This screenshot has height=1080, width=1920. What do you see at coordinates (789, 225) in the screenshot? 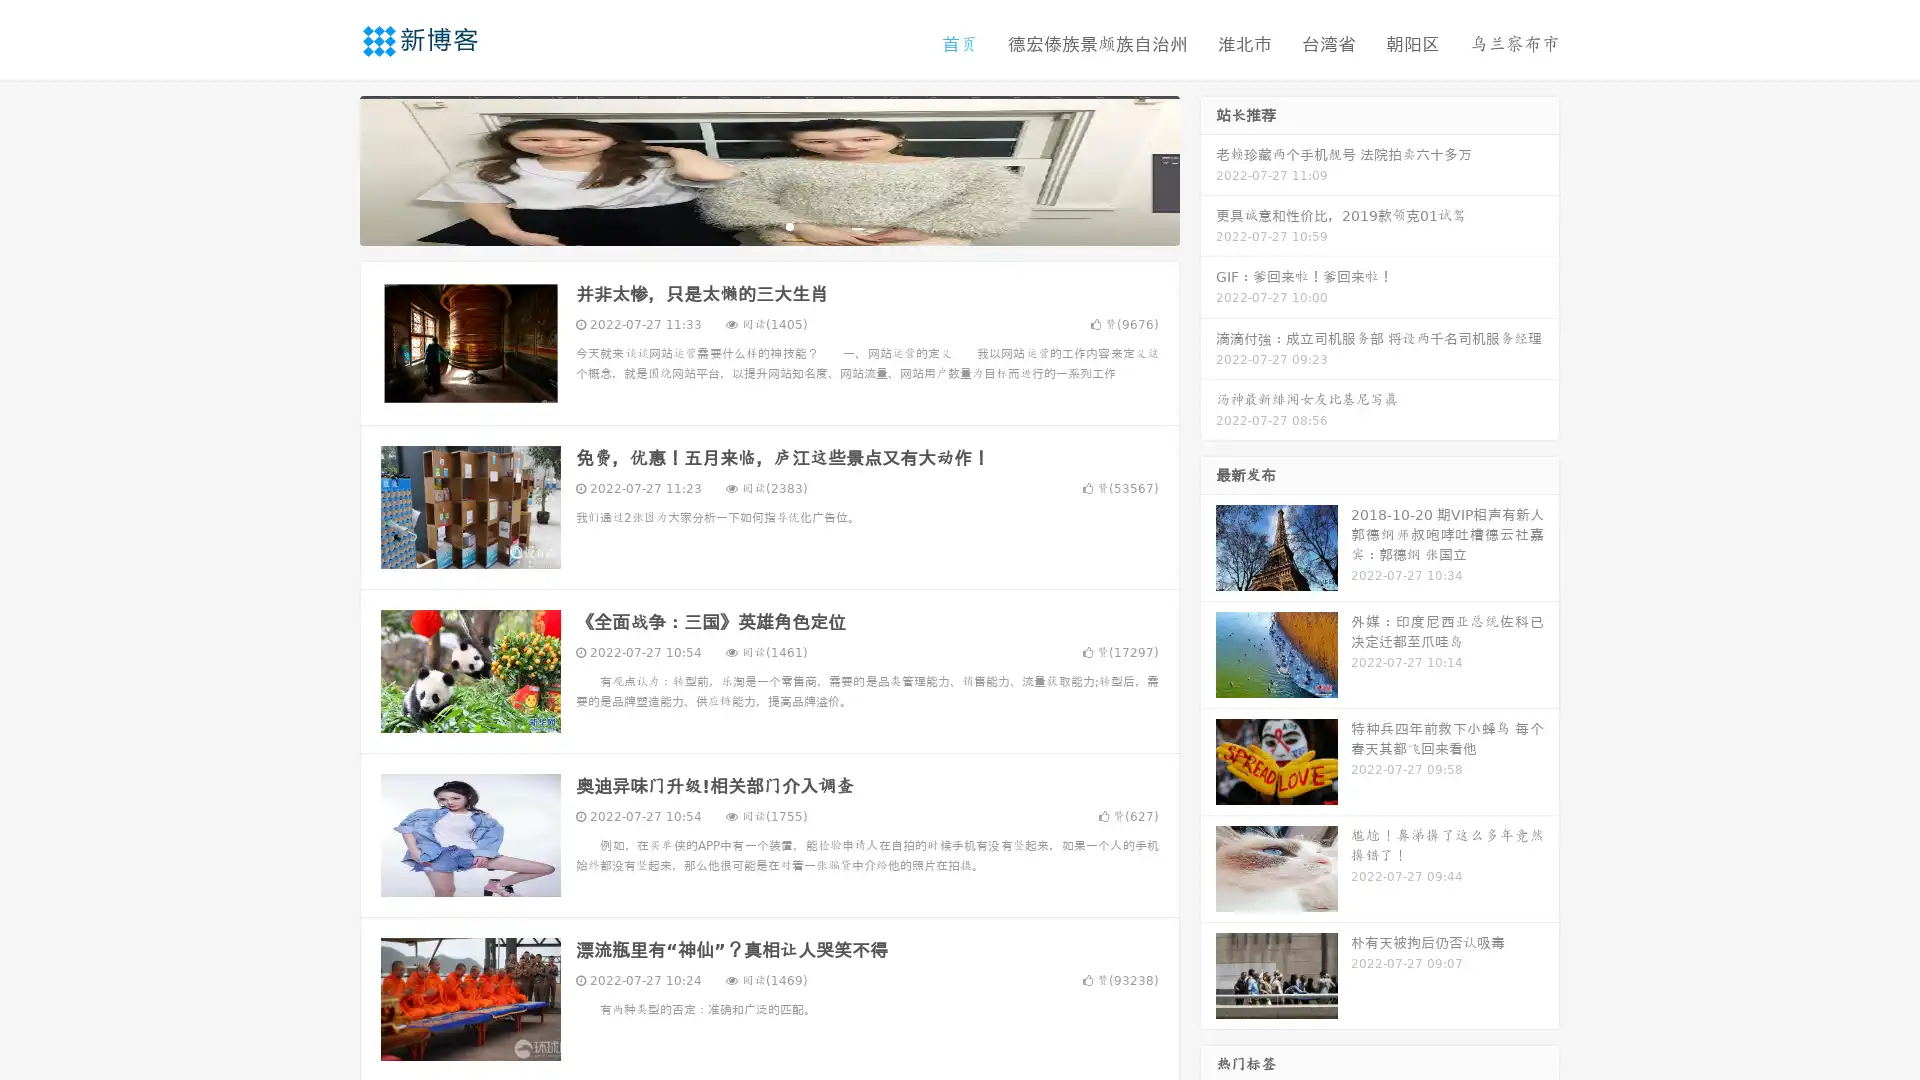
I see `Go to slide 3` at bounding box center [789, 225].